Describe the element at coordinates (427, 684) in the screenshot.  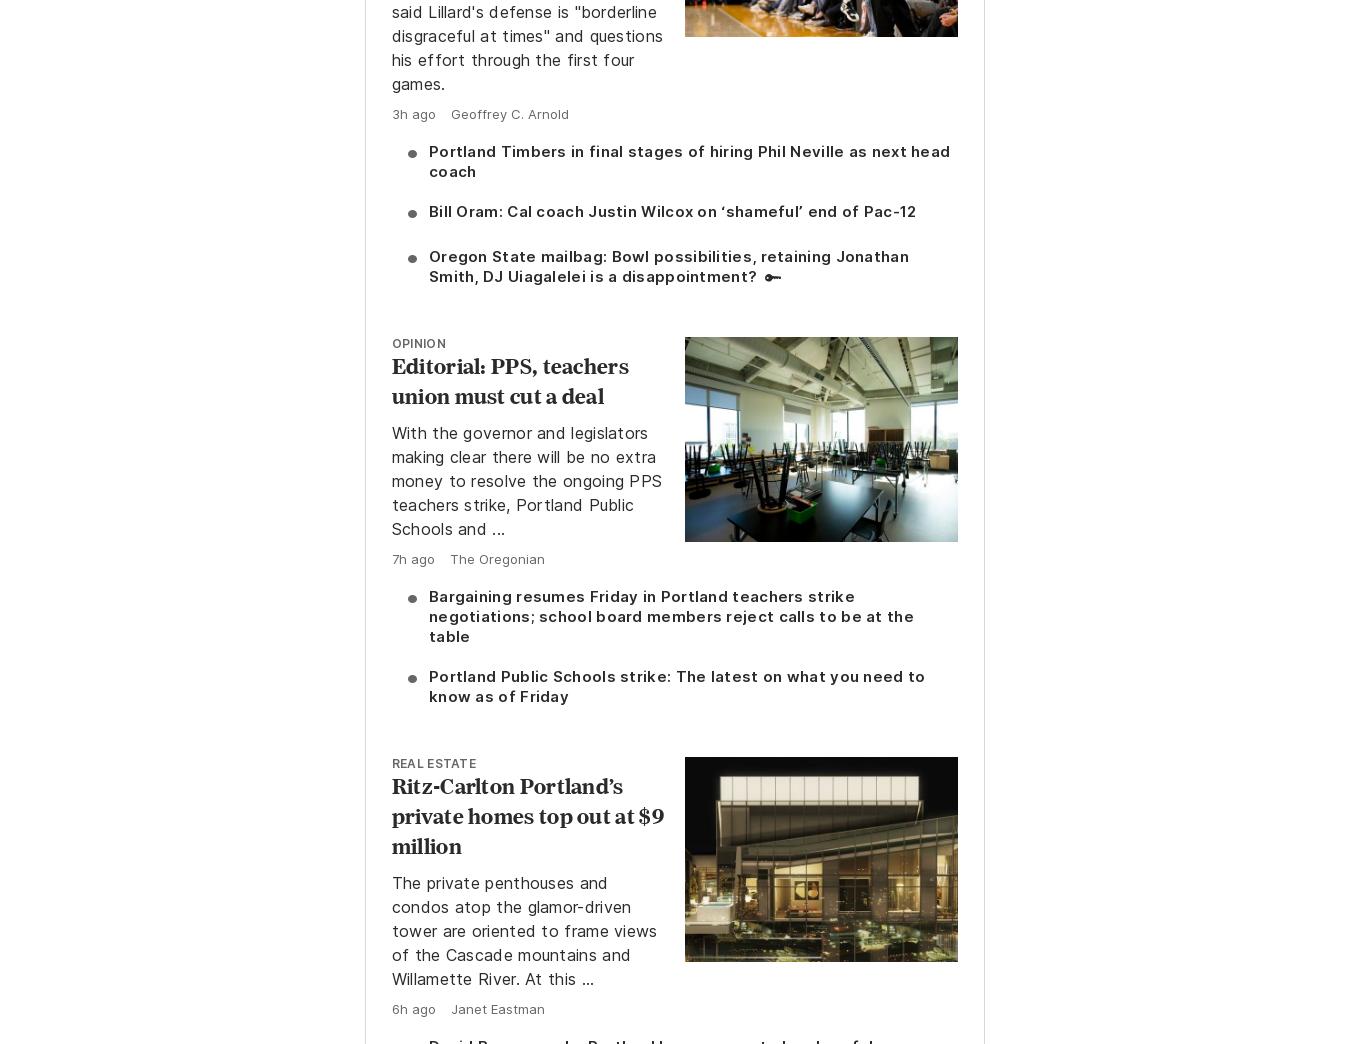
I see `'Portland Public Schools strike: The latest on what you need to know as of Friday'` at that location.